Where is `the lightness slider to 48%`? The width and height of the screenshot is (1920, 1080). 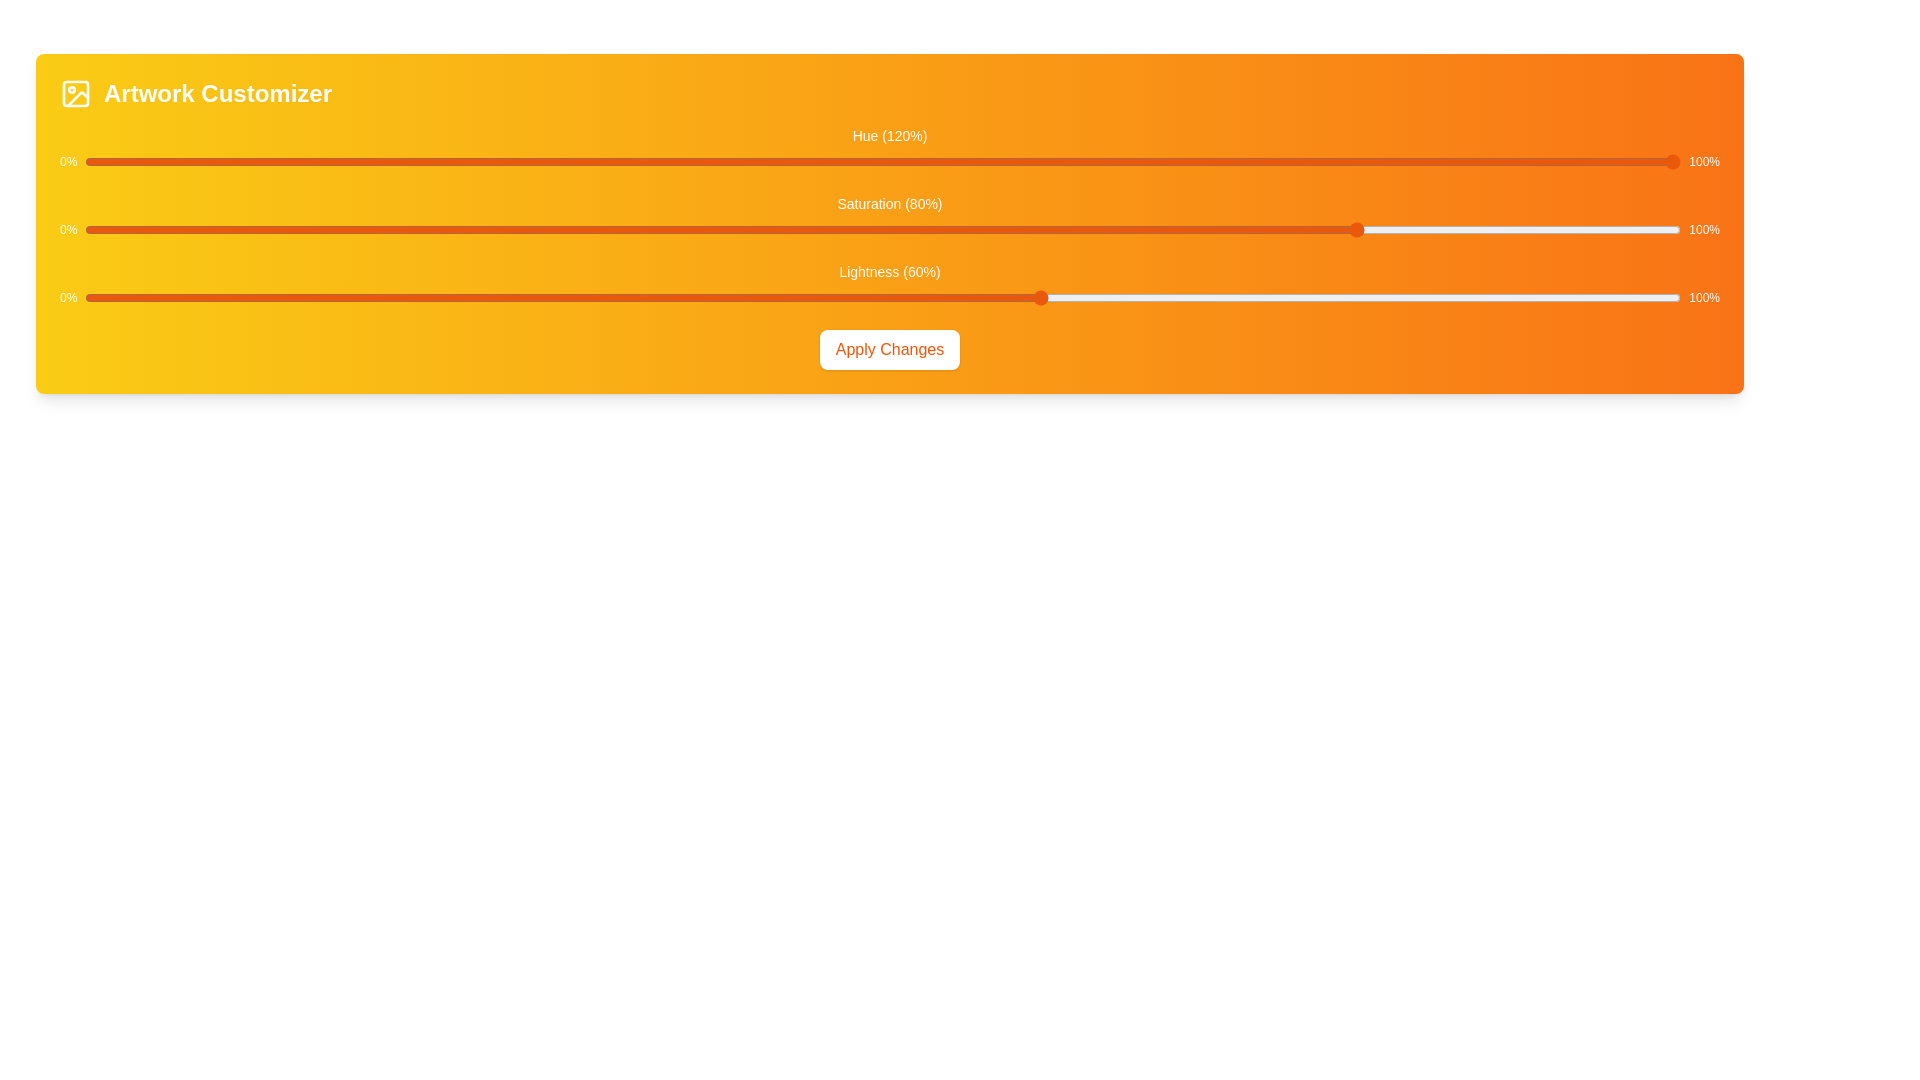
the lightness slider to 48% is located at coordinates (851, 297).